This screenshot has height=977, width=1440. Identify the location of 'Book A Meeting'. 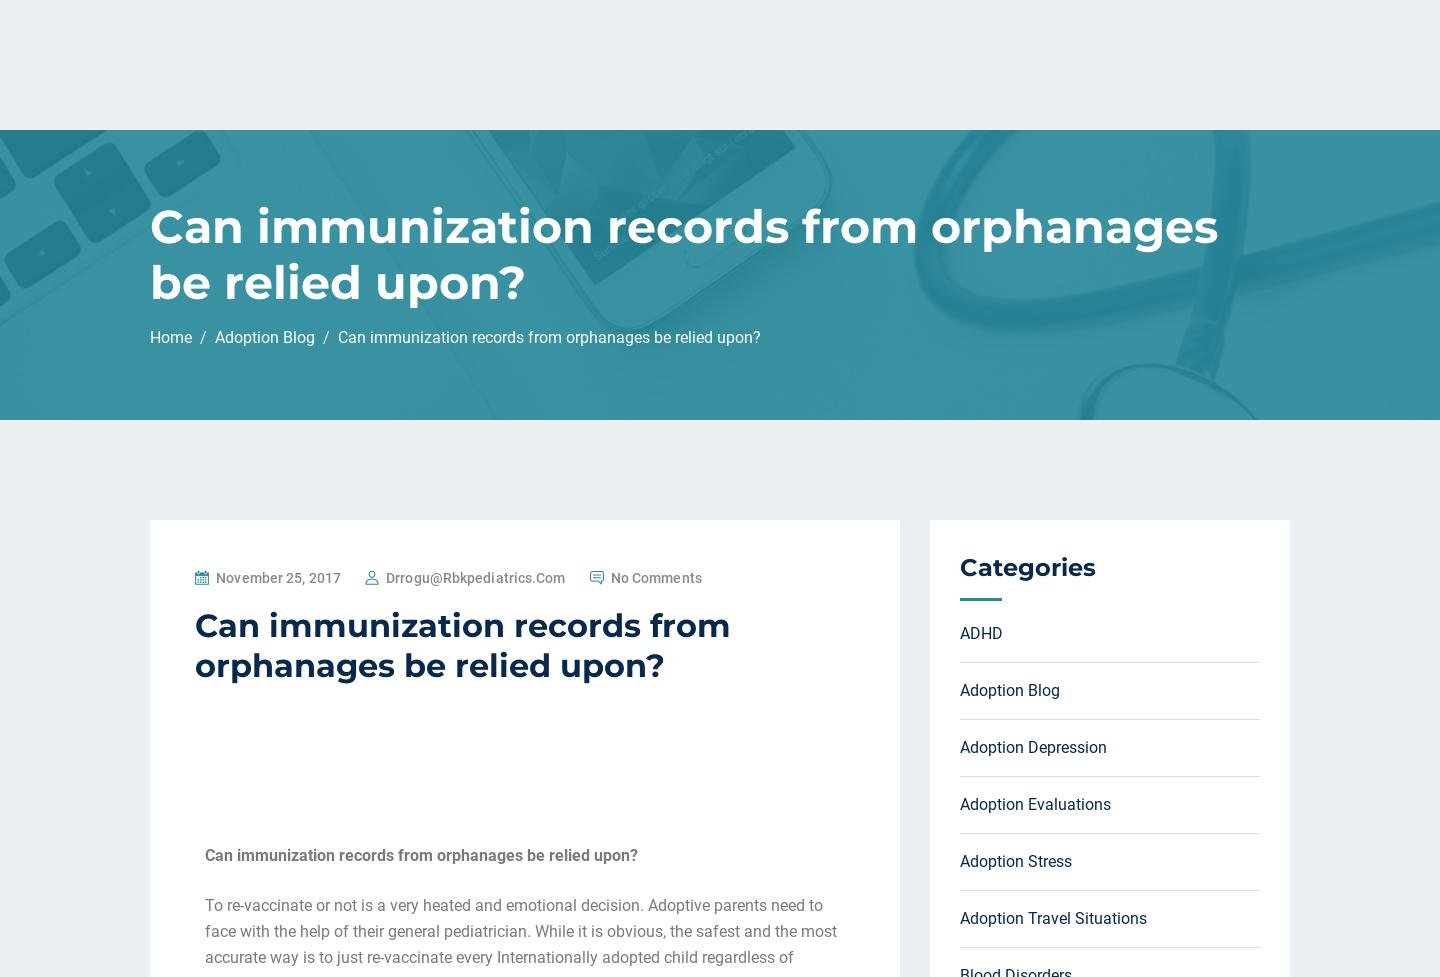
(1019, 42).